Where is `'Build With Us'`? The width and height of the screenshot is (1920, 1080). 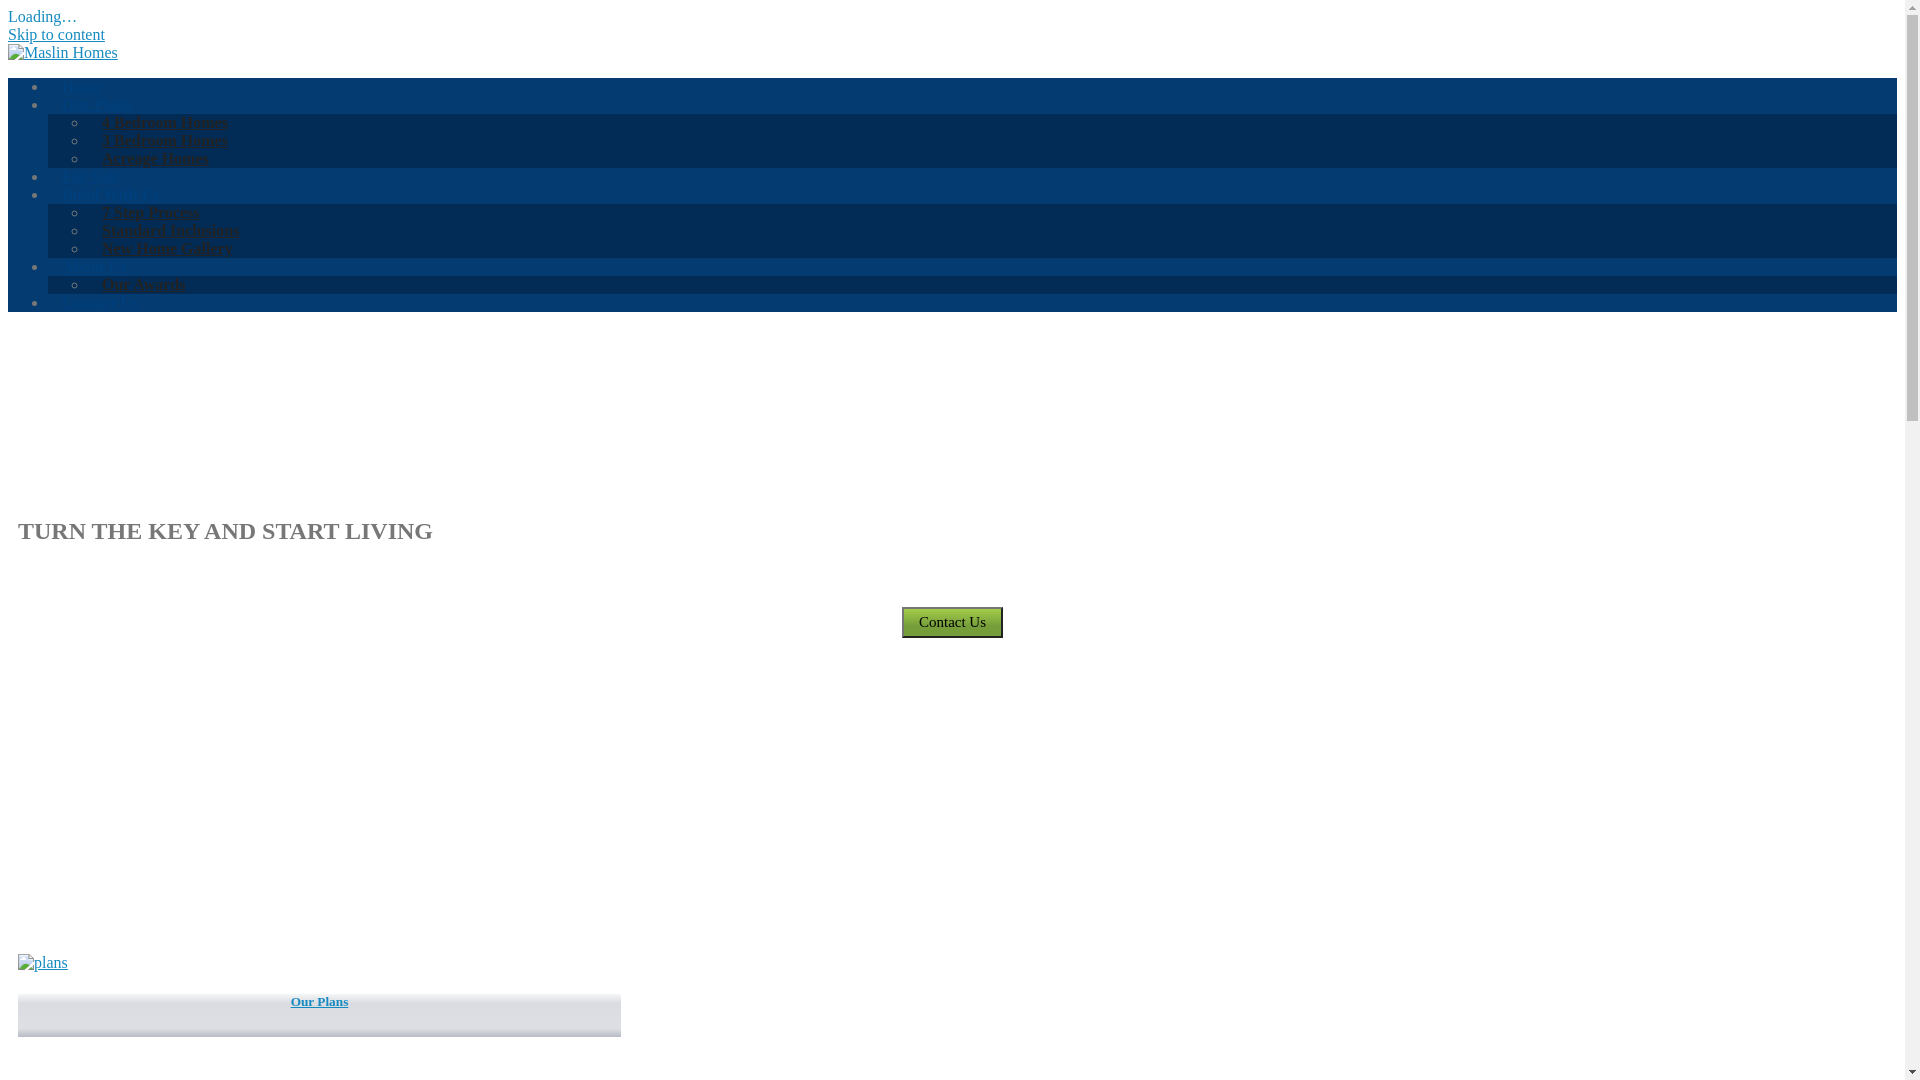 'Build With Us' is located at coordinates (109, 194).